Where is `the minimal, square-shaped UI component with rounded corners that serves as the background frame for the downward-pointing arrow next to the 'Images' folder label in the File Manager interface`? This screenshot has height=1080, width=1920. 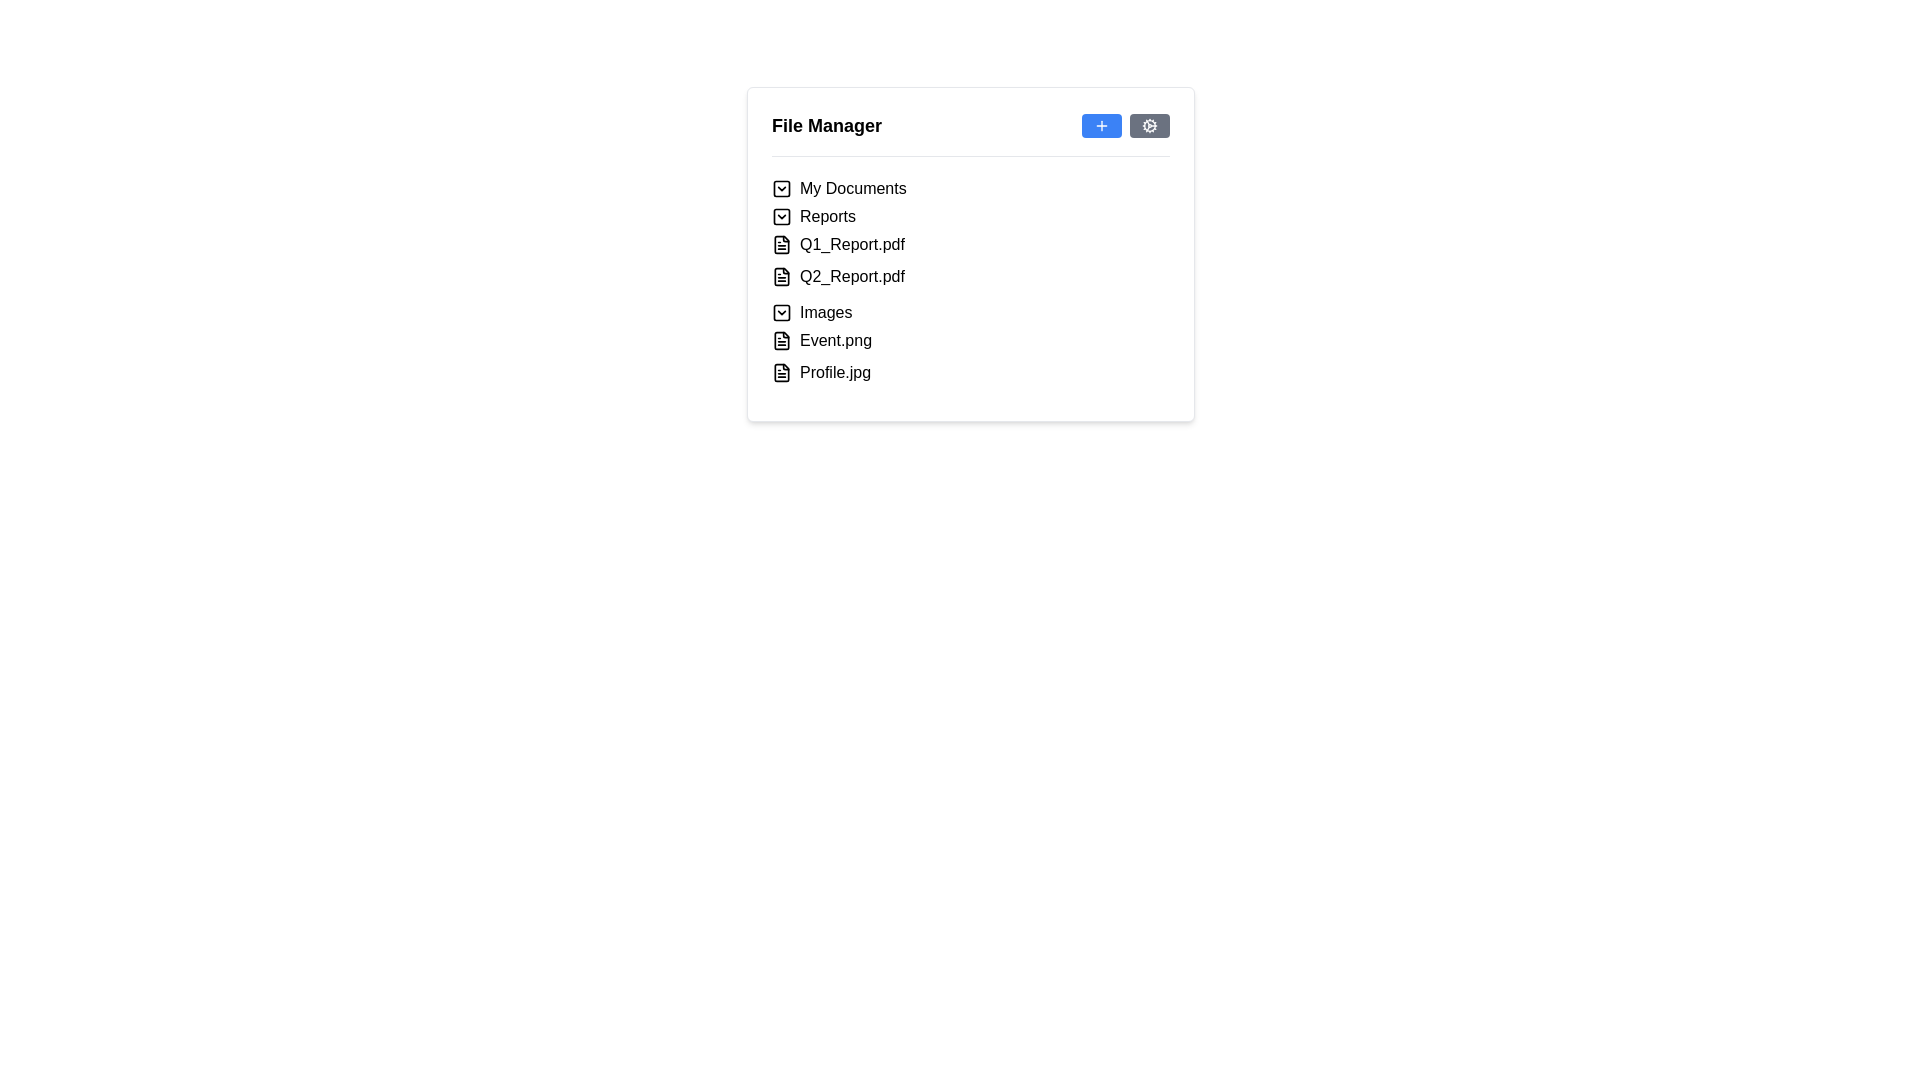 the minimal, square-shaped UI component with rounded corners that serves as the background frame for the downward-pointing arrow next to the 'Images' folder label in the File Manager interface is located at coordinates (781, 312).